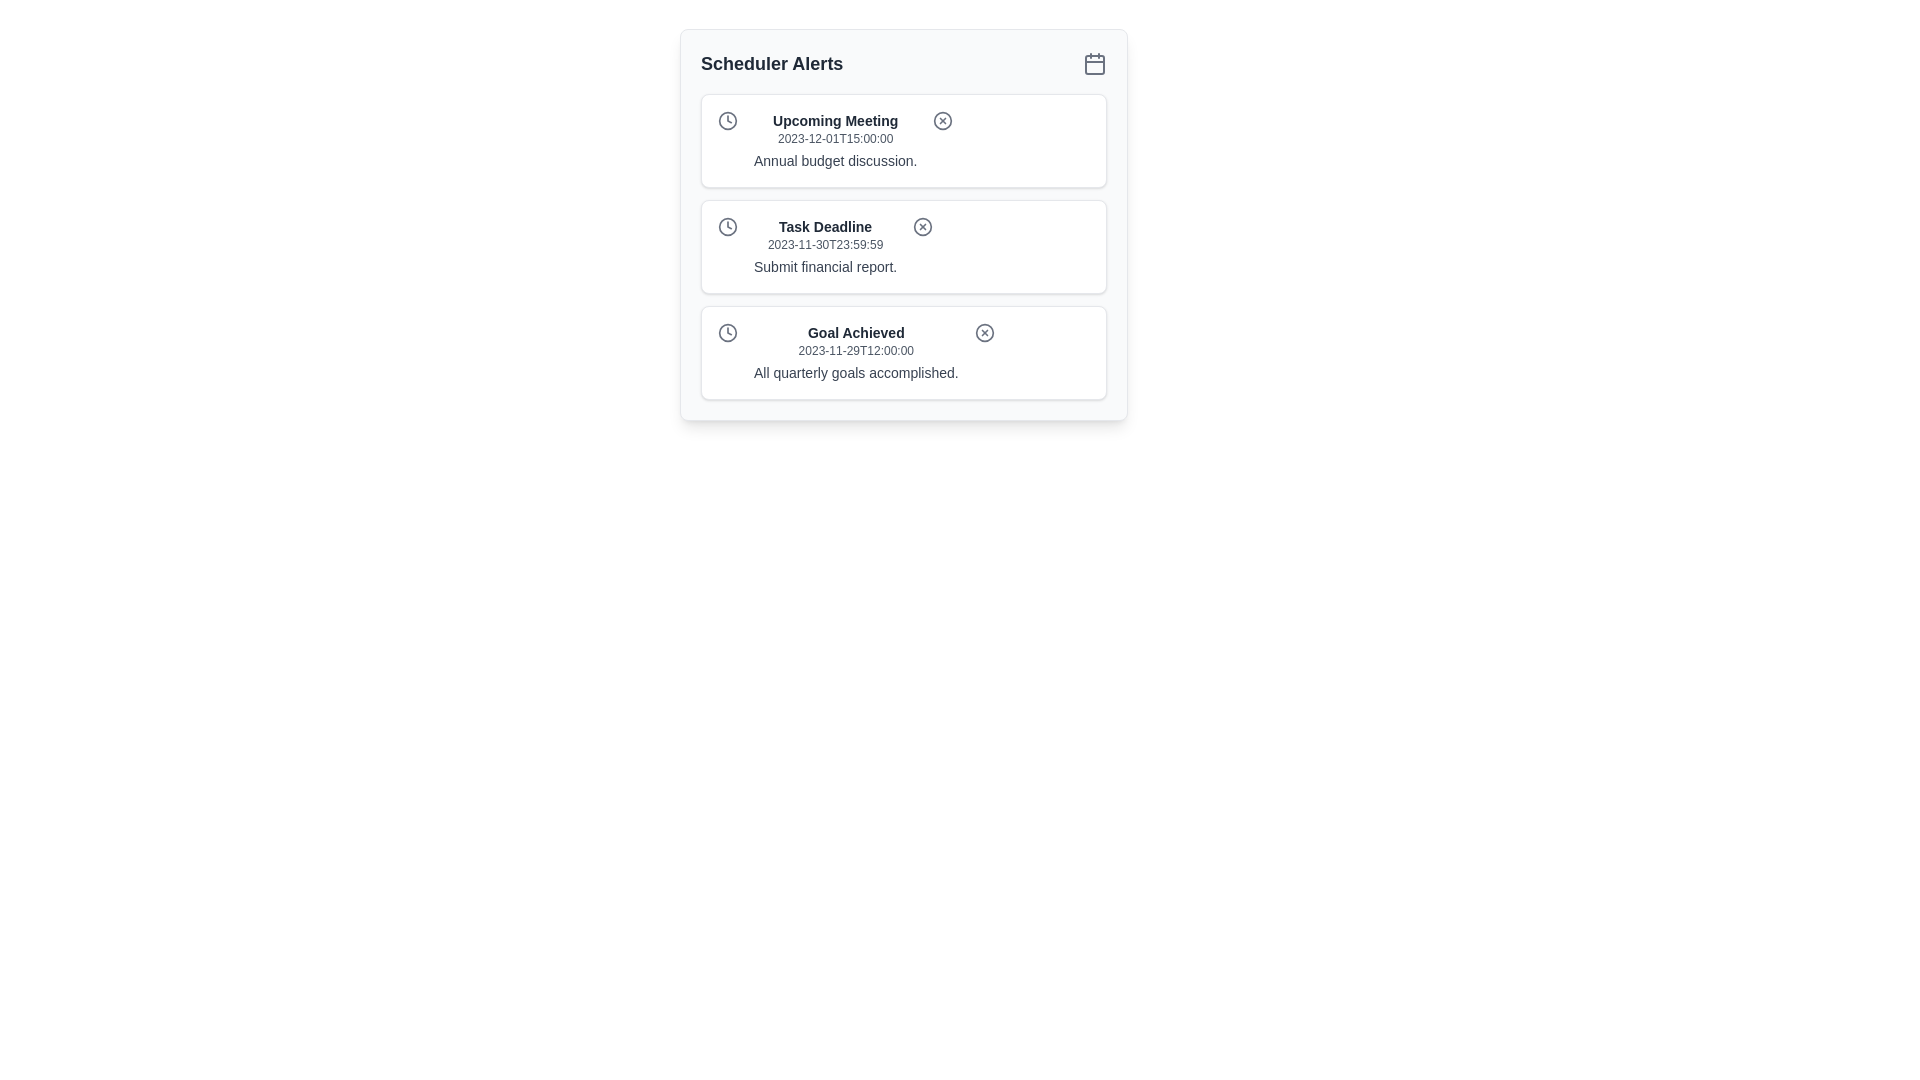  I want to click on the text display element showing '2023-11-29T12:00:00' which is located in the 'Goal Achieved' card within the 'Scheduler Alerts' section, positioned directly under the card title, so click(856, 350).